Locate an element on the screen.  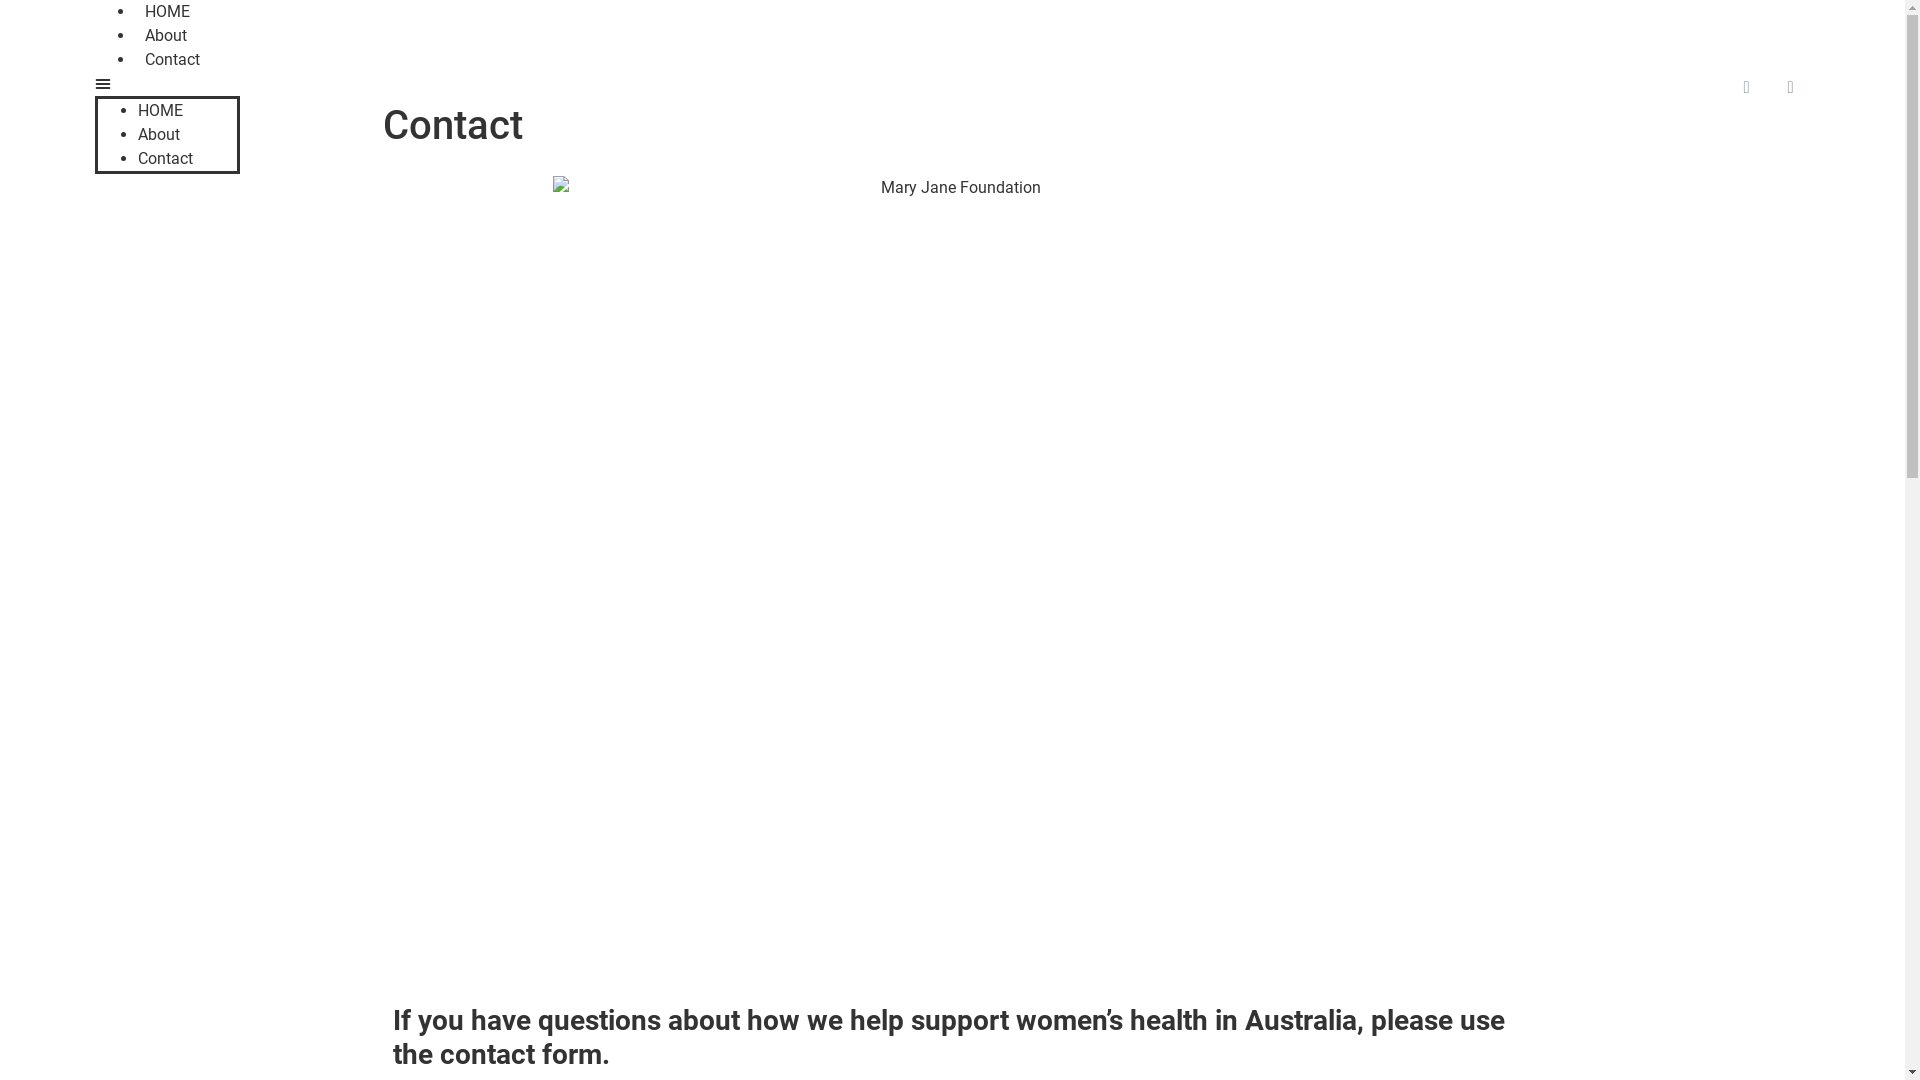
'About' is located at coordinates (157, 134).